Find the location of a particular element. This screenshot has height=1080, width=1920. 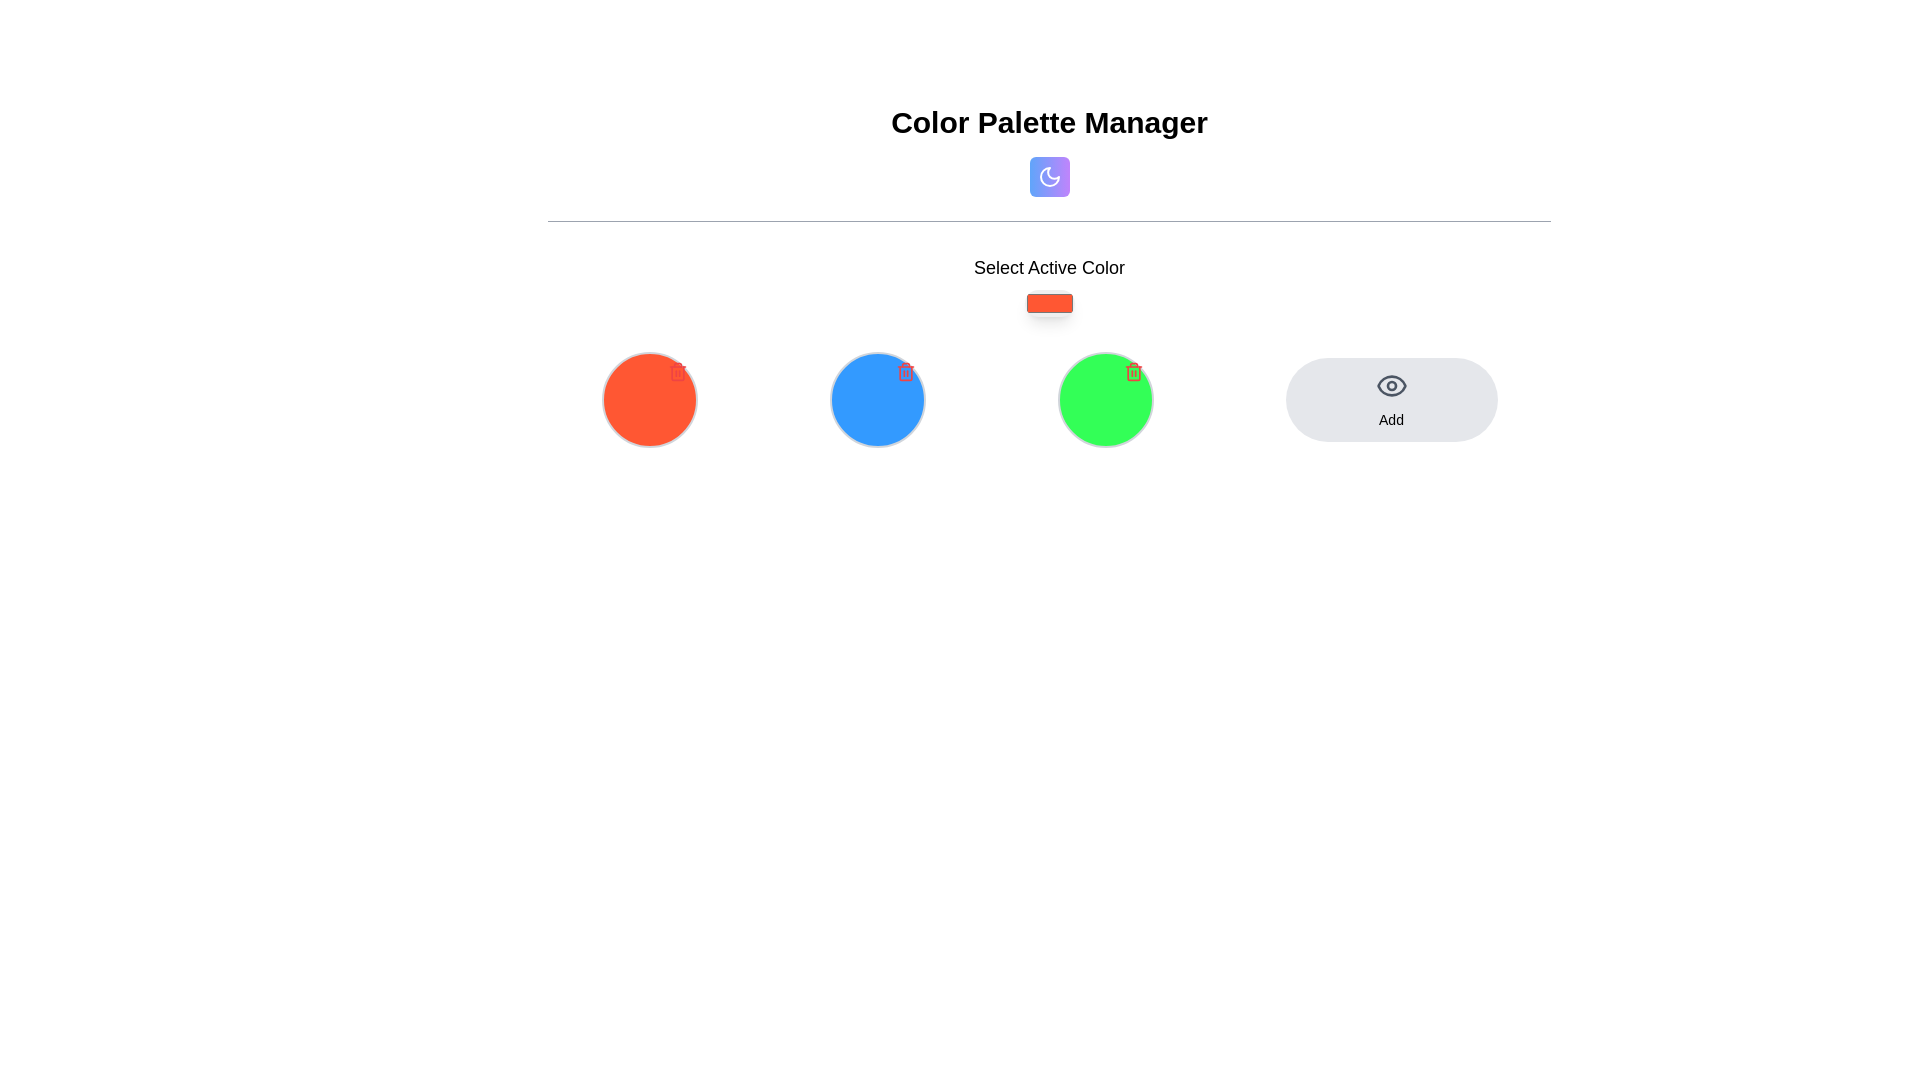

the small square-shaped button with a gradient background transitioning from blue to purple, which contains a white outline moon icon is located at coordinates (1048, 176).